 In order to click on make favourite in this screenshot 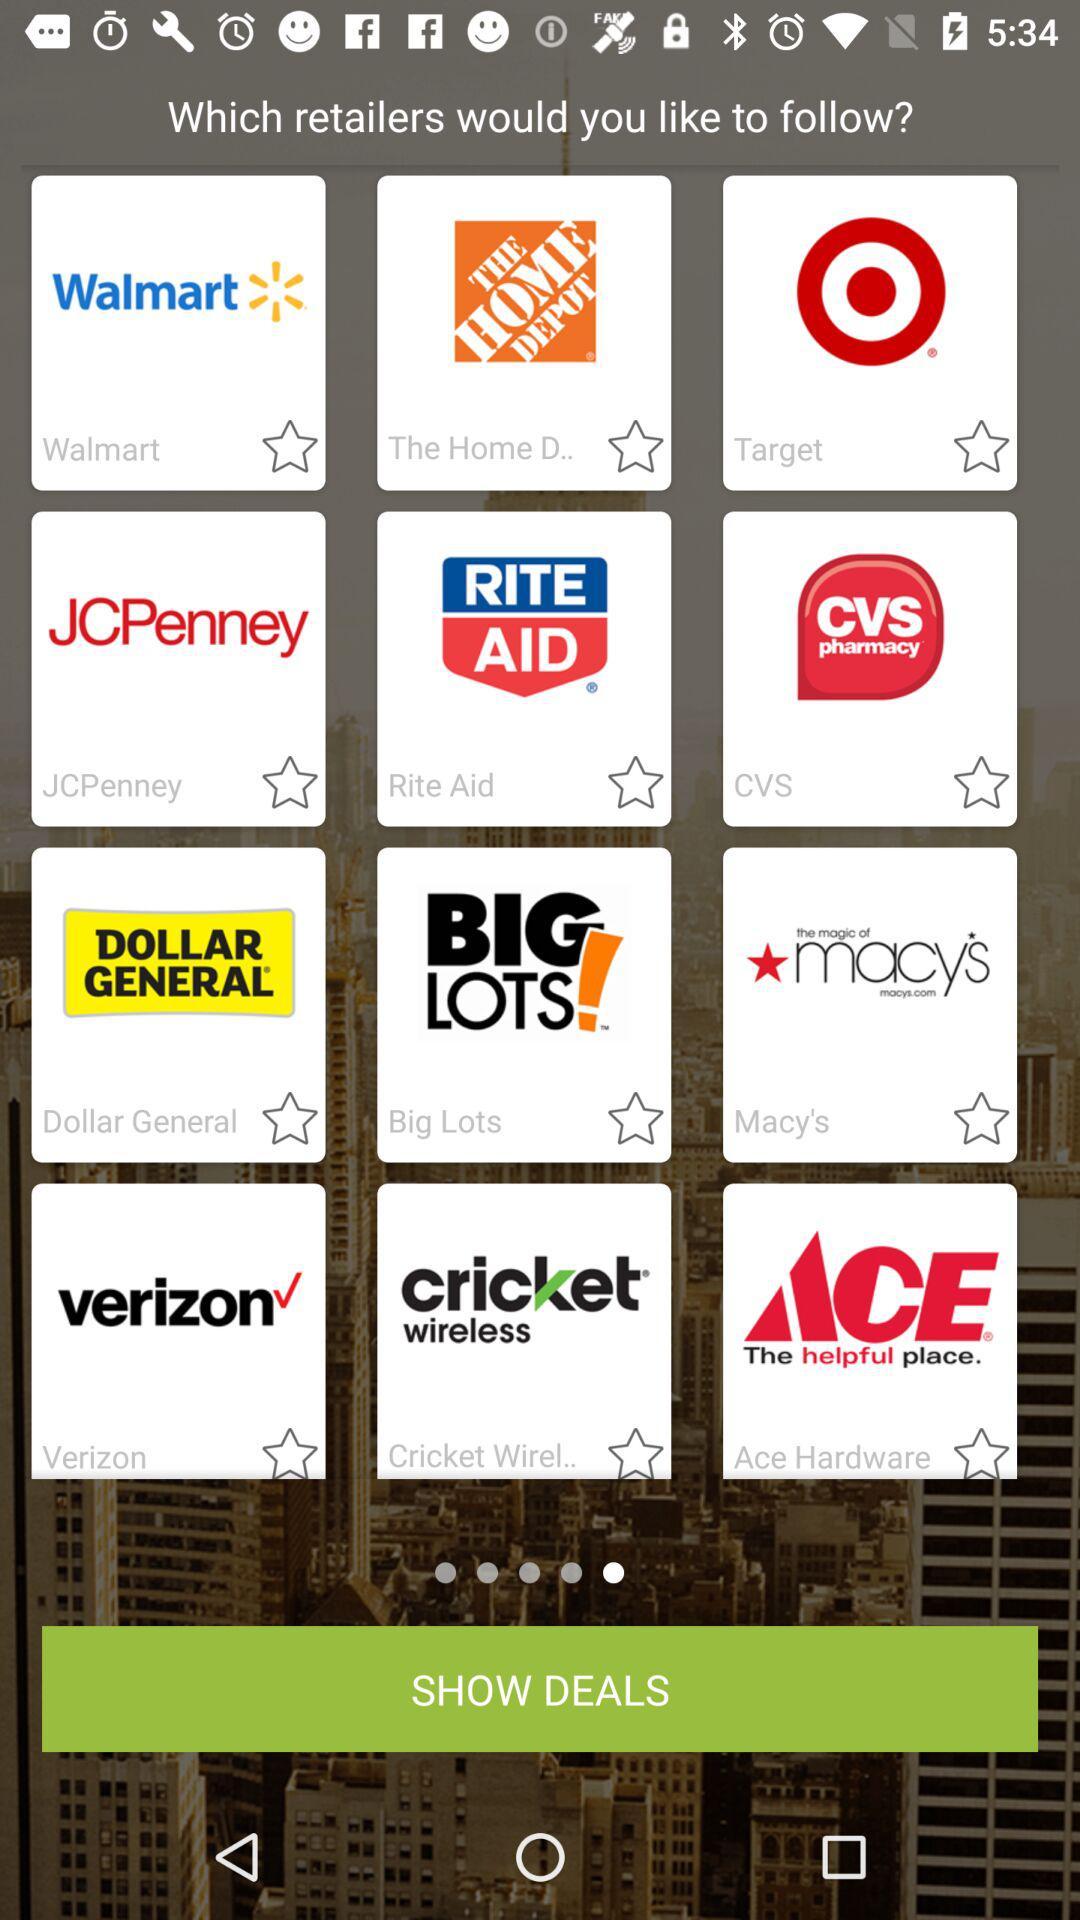, I will do `click(623, 1120)`.